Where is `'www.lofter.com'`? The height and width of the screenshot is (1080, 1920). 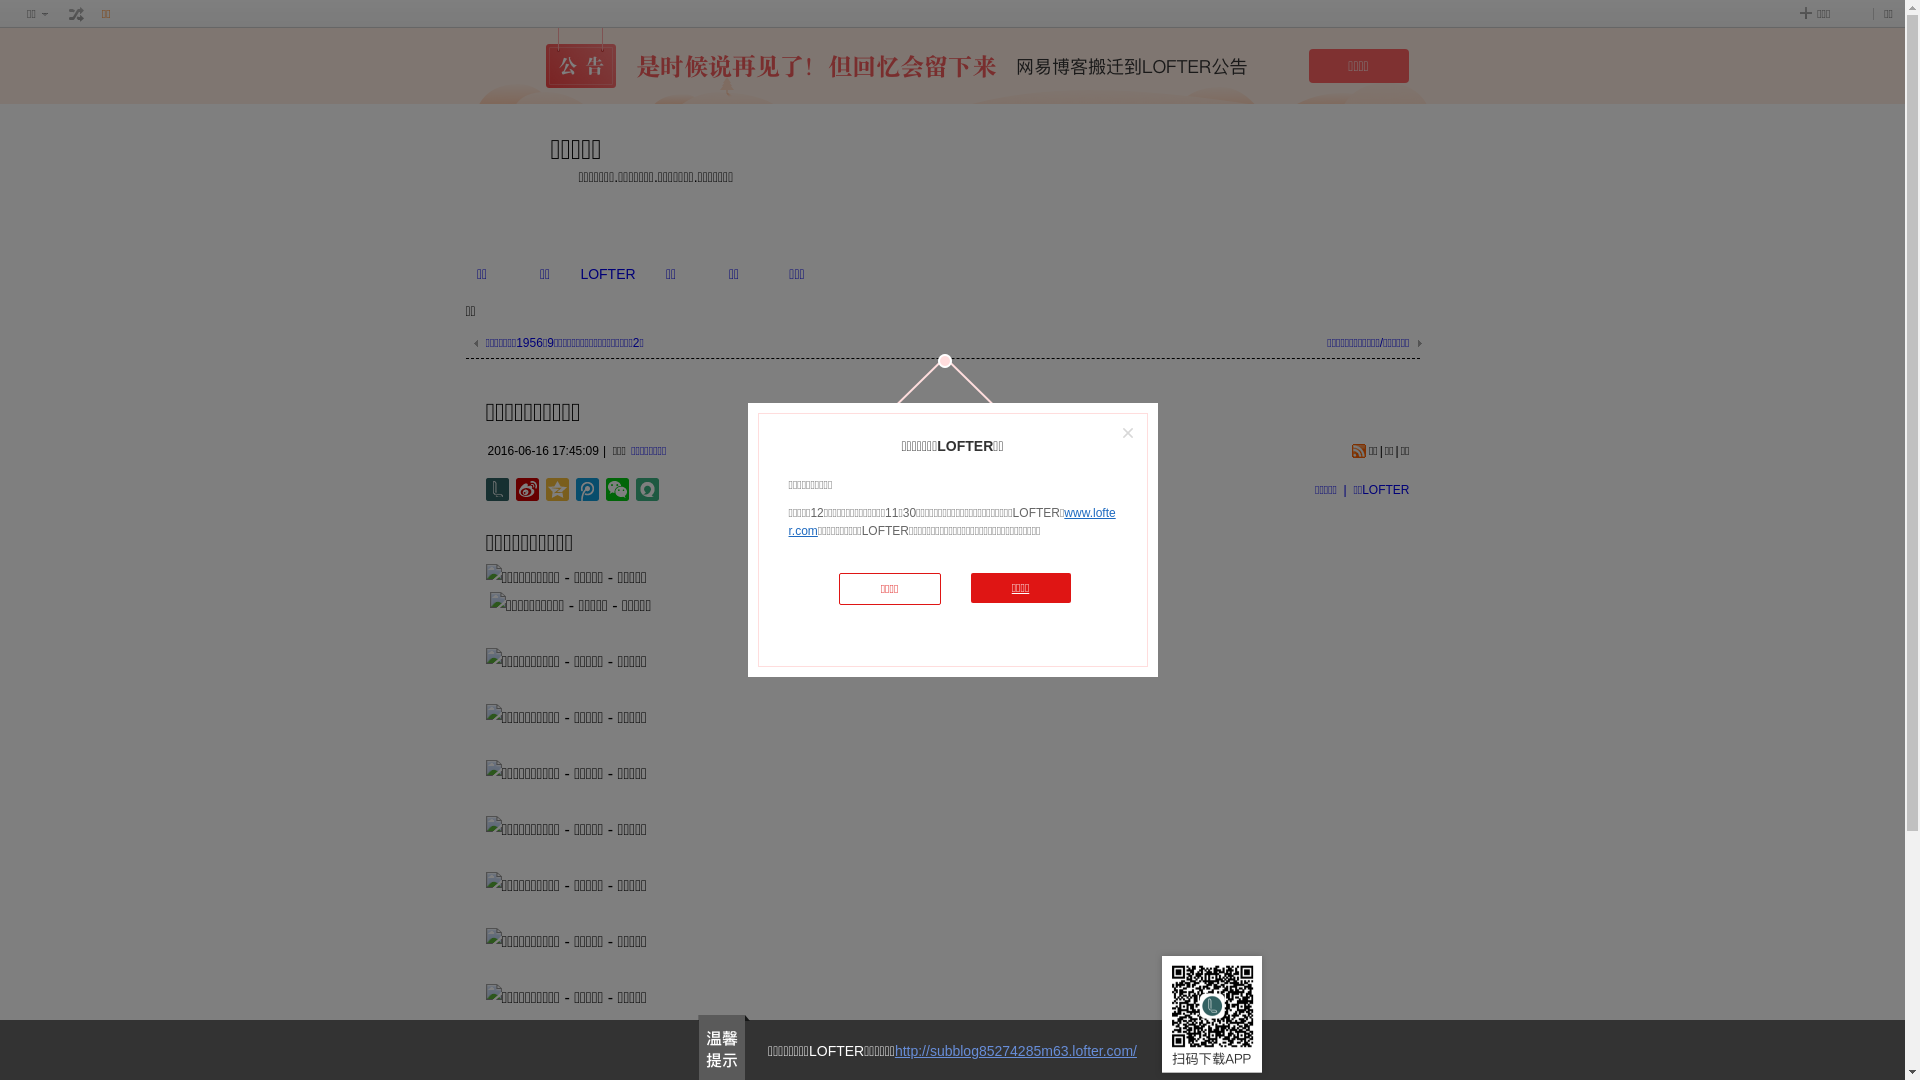
'www.lofter.com' is located at coordinates (950, 520).